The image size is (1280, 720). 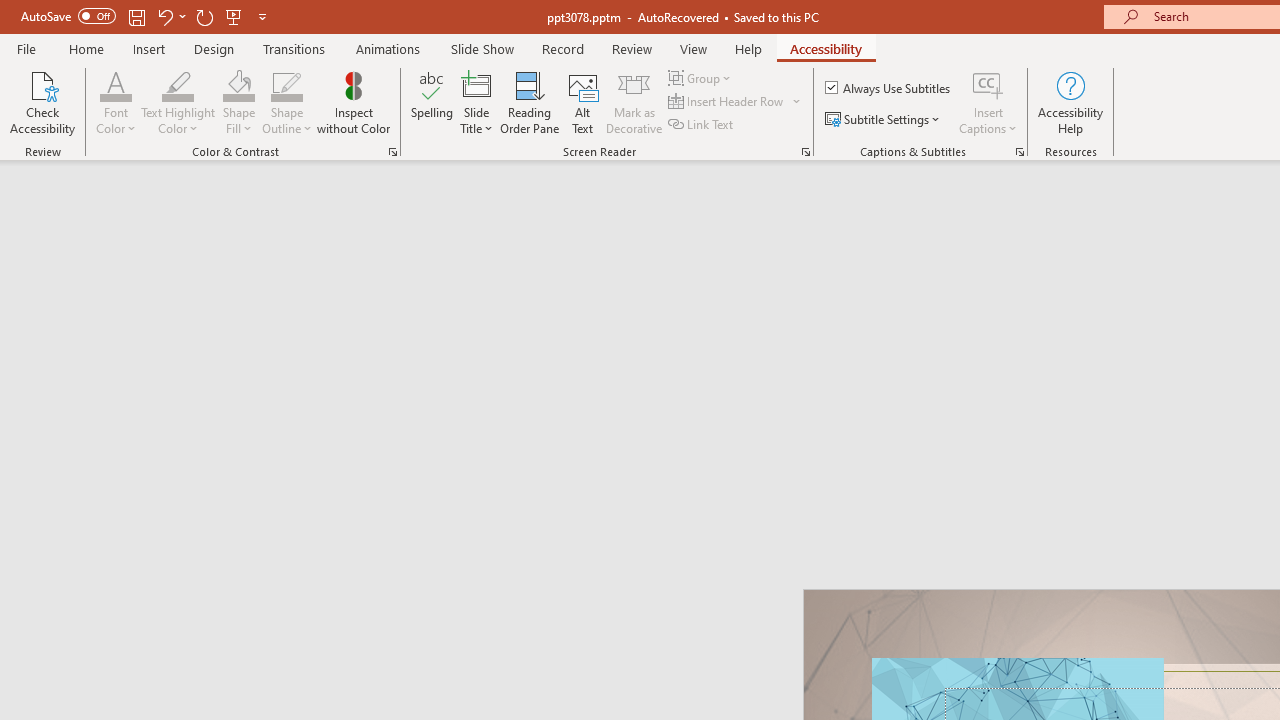 What do you see at coordinates (286, 84) in the screenshot?
I see `'Shape Outline'` at bounding box center [286, 84].